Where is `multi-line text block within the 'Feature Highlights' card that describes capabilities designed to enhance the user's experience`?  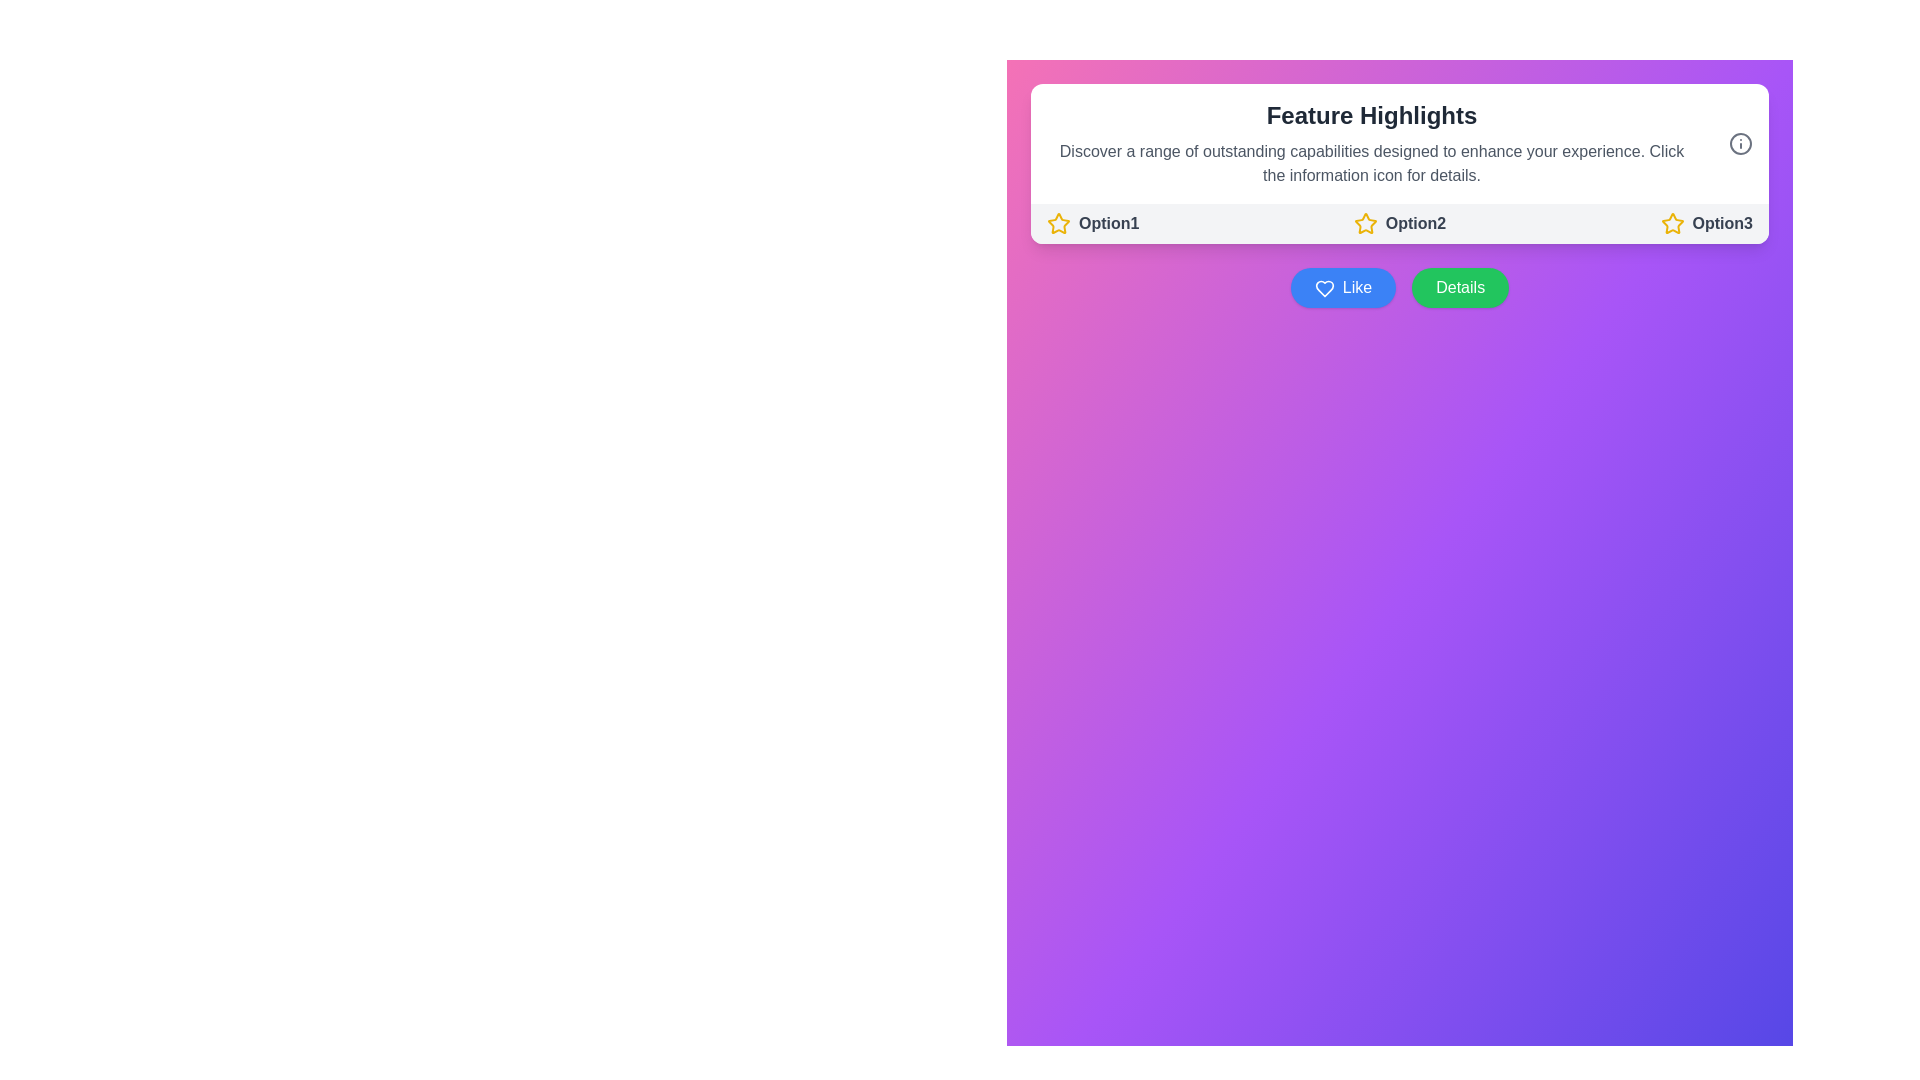 multi-line text block within the 'Feature Highlights' card that describes capabilities designed to enhance the user's experience is located at coordinates (1371, 163).